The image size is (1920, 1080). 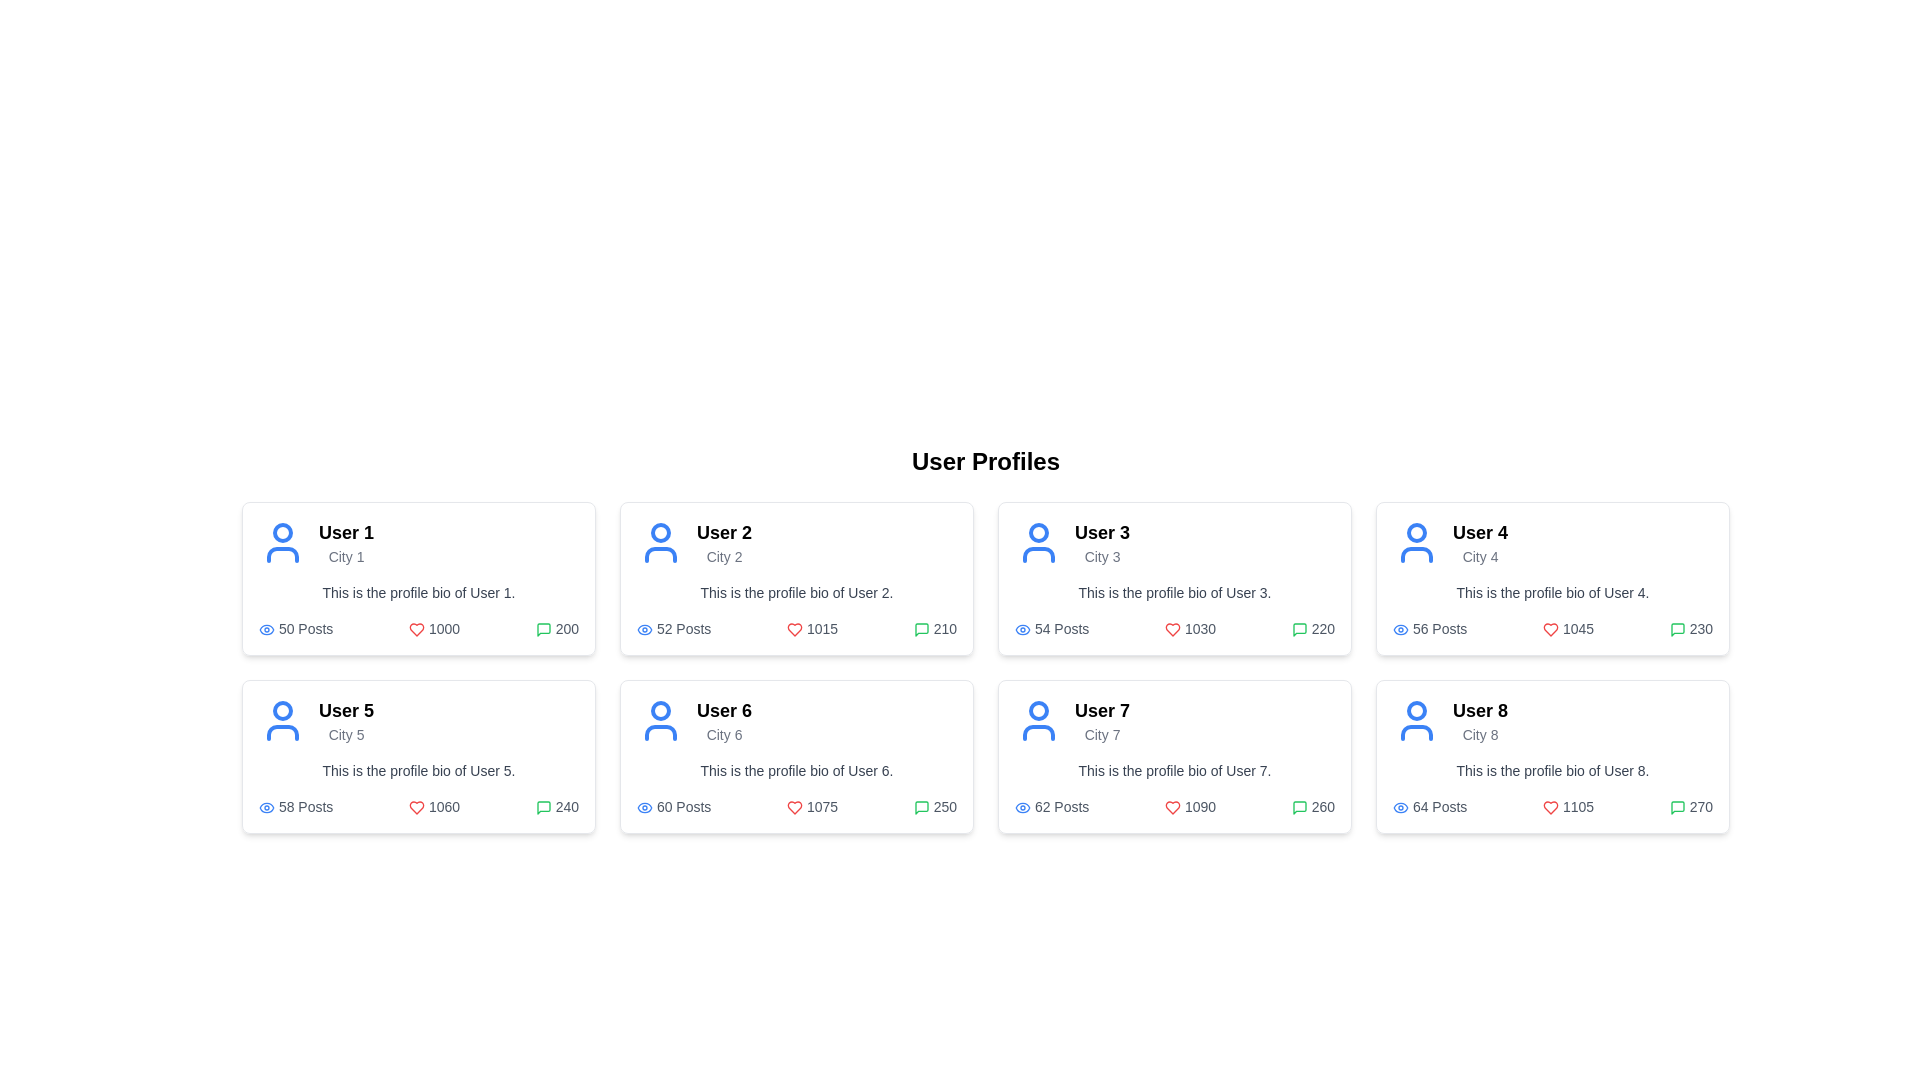 I want to click on the eye-shaped SVG icon with a blue outline in the '50 Posts' section of User 1's profile card, so click(x=266, y=628).